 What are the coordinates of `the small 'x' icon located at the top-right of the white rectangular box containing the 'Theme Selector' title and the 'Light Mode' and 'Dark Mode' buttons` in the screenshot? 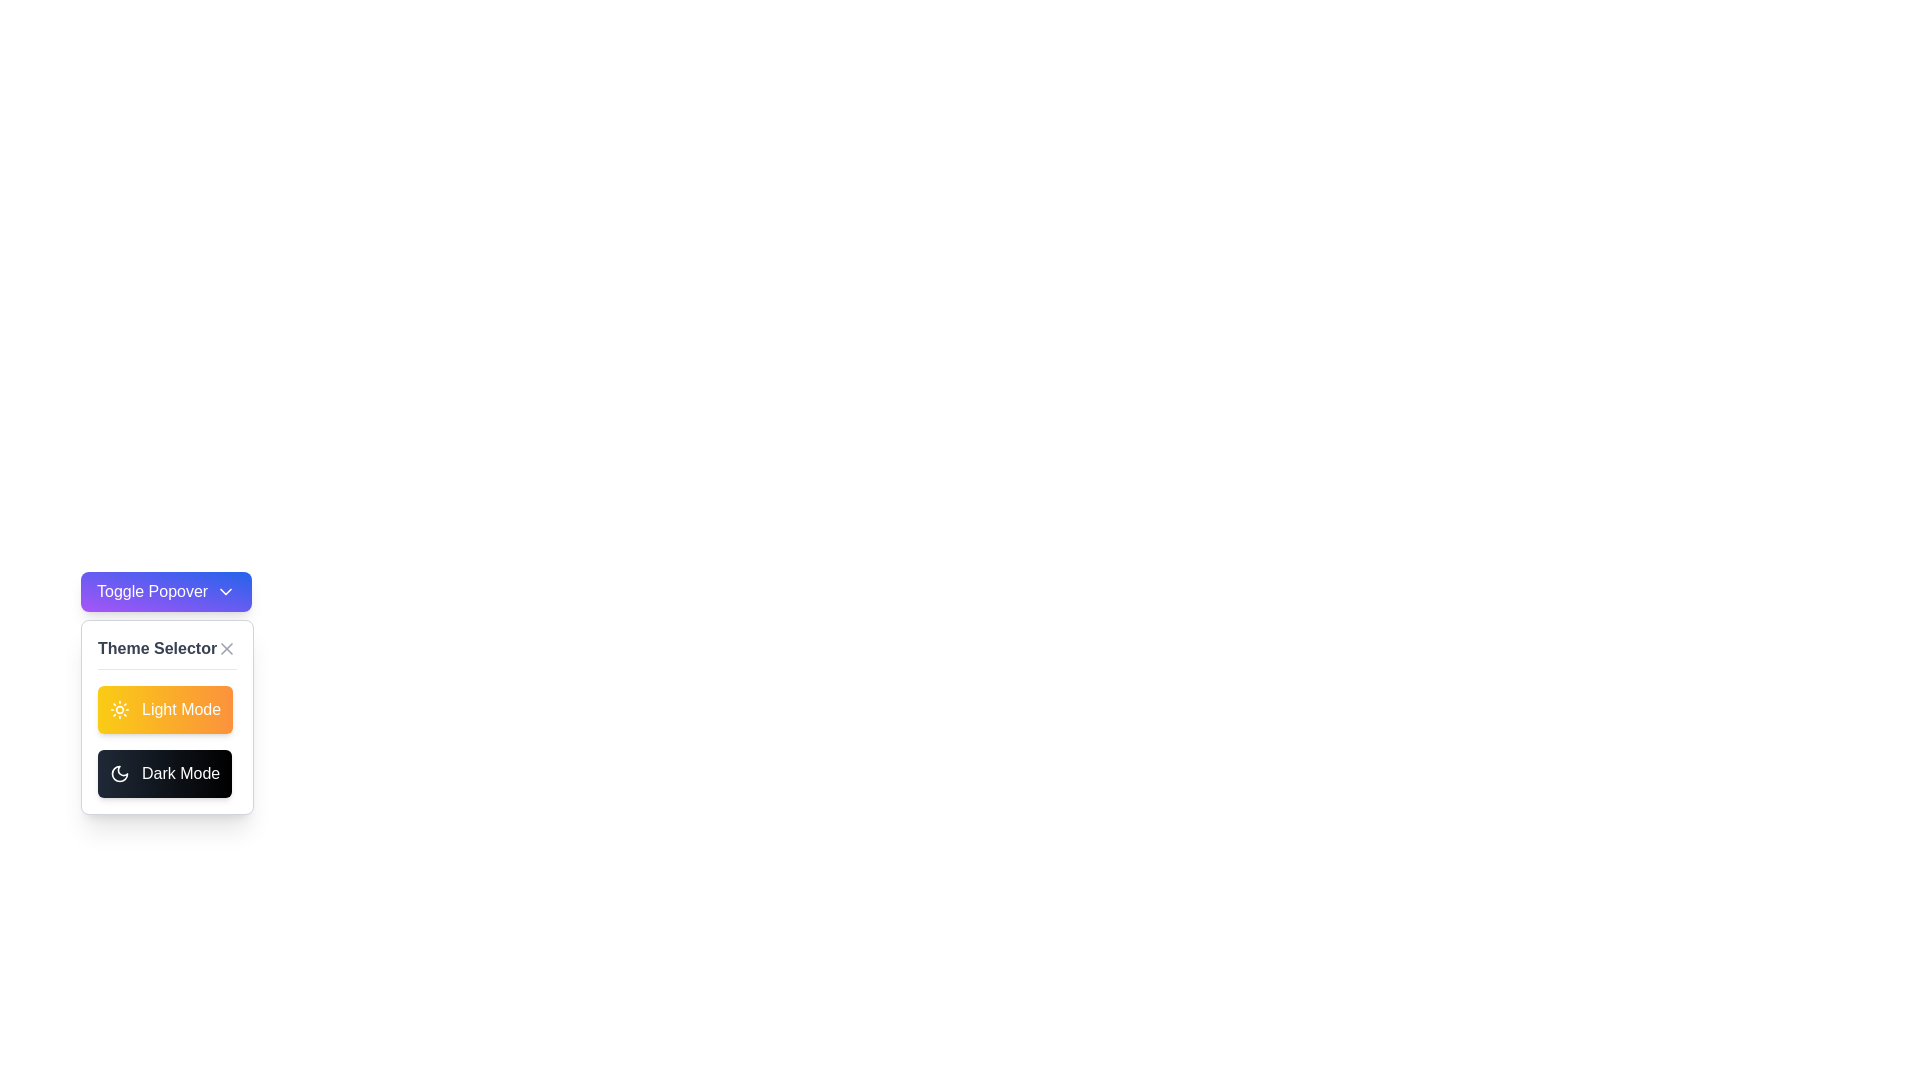 It's located at (227, 648).